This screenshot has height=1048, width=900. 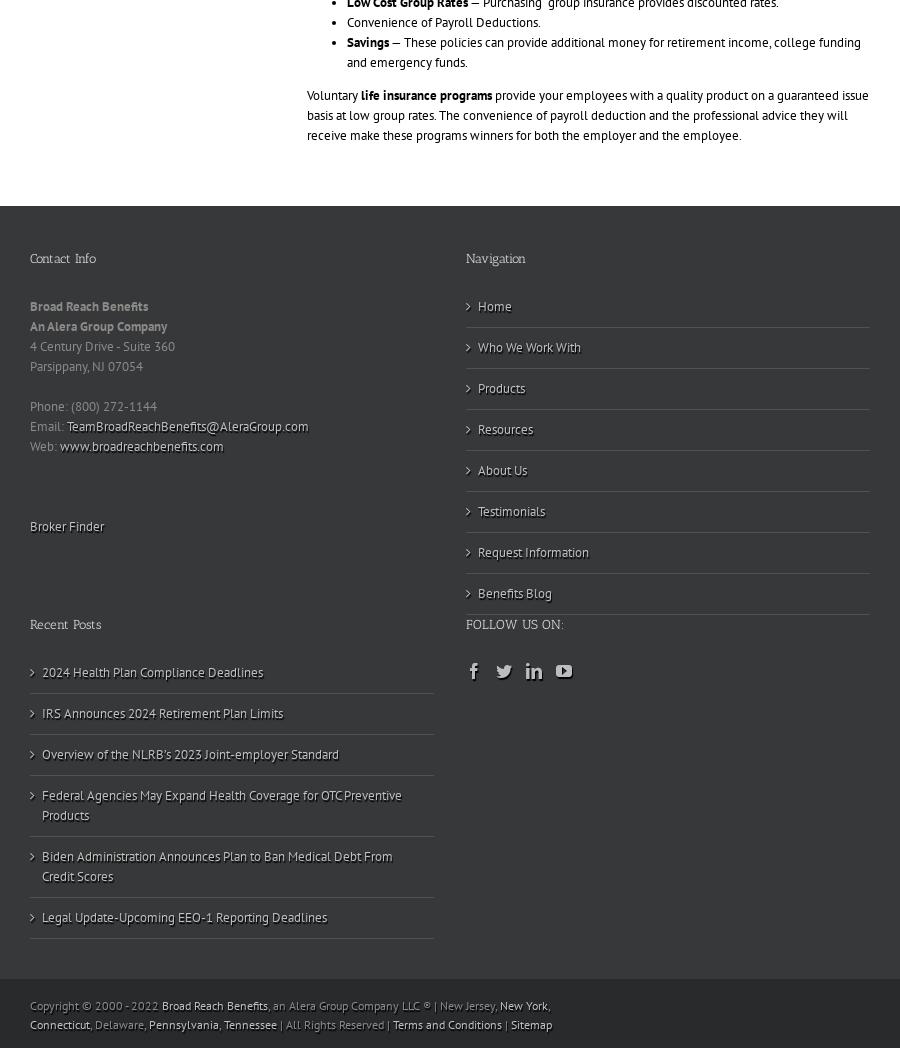 What do you see at coordinates (446, 1023) in the screenshot?
I see `'Terms and Conditions'` at bounding box center [446, 1023].